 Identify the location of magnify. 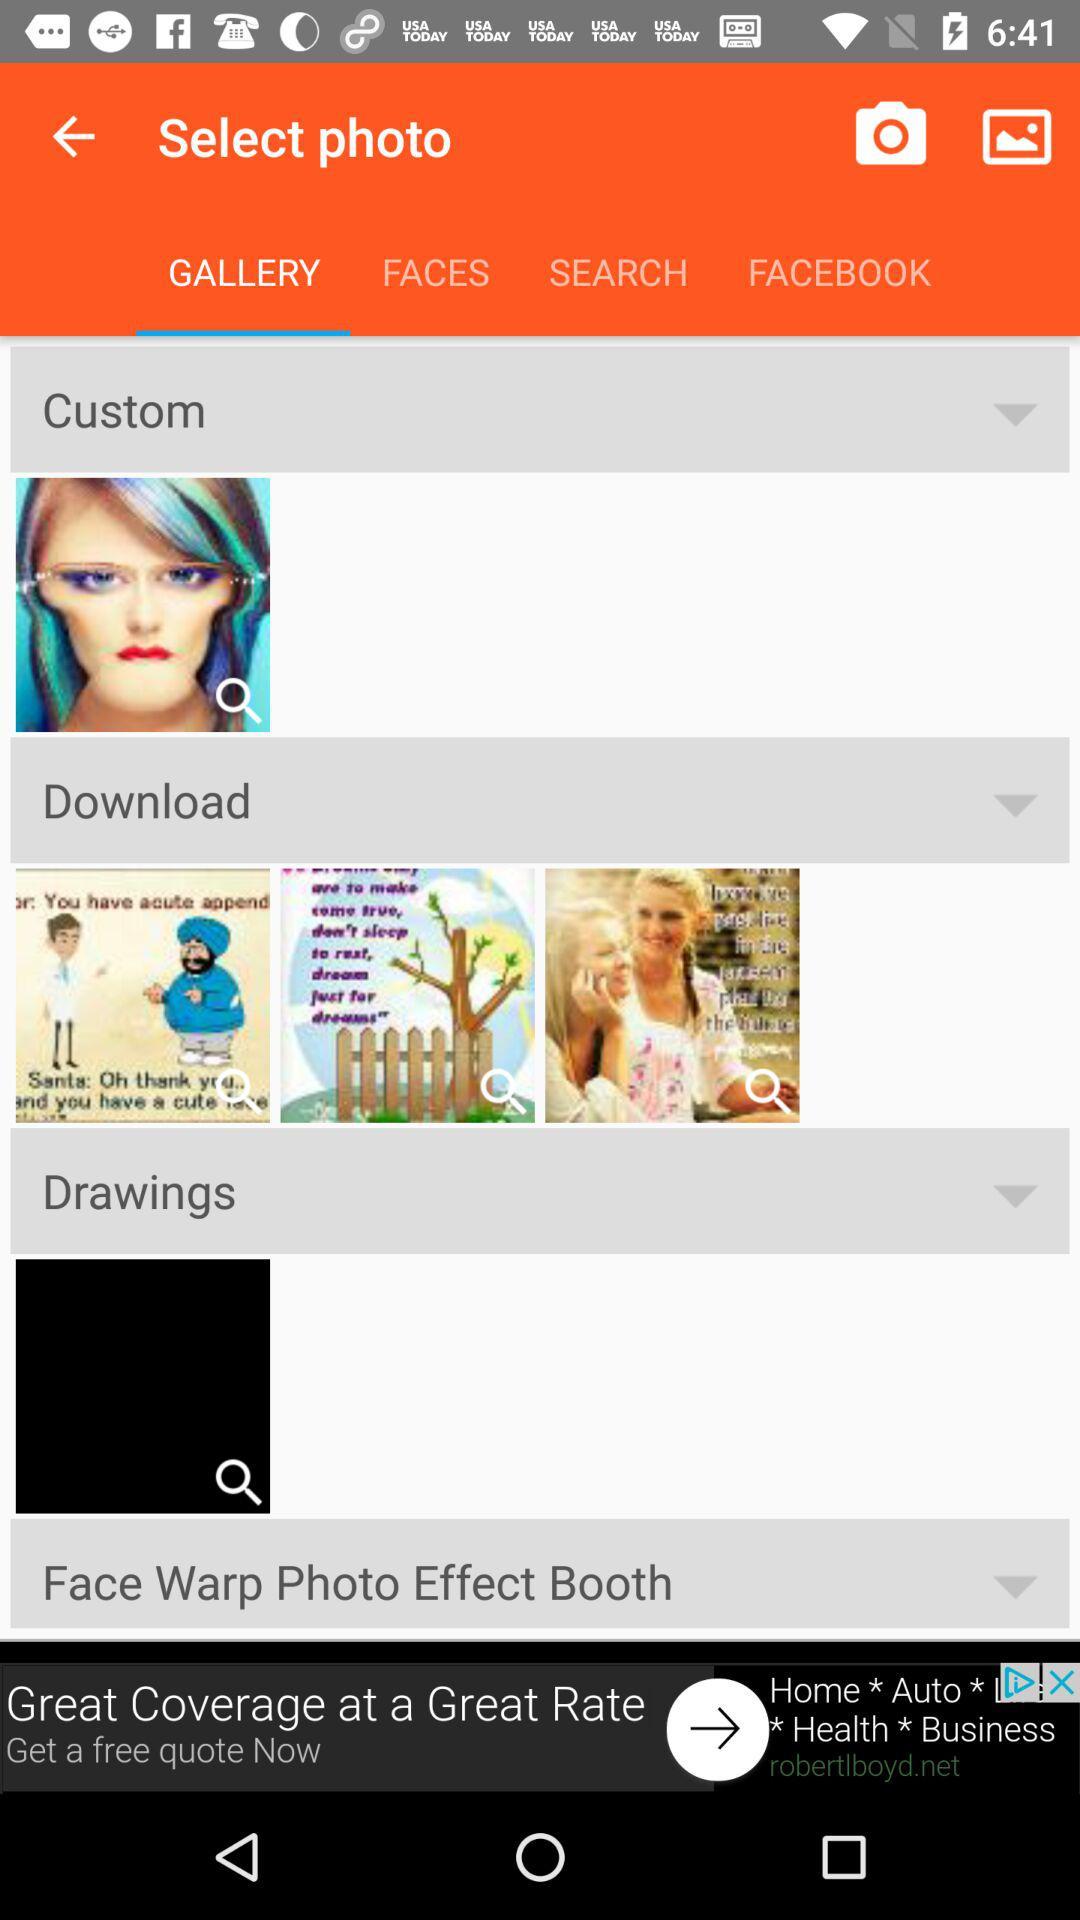
(766, 1090).